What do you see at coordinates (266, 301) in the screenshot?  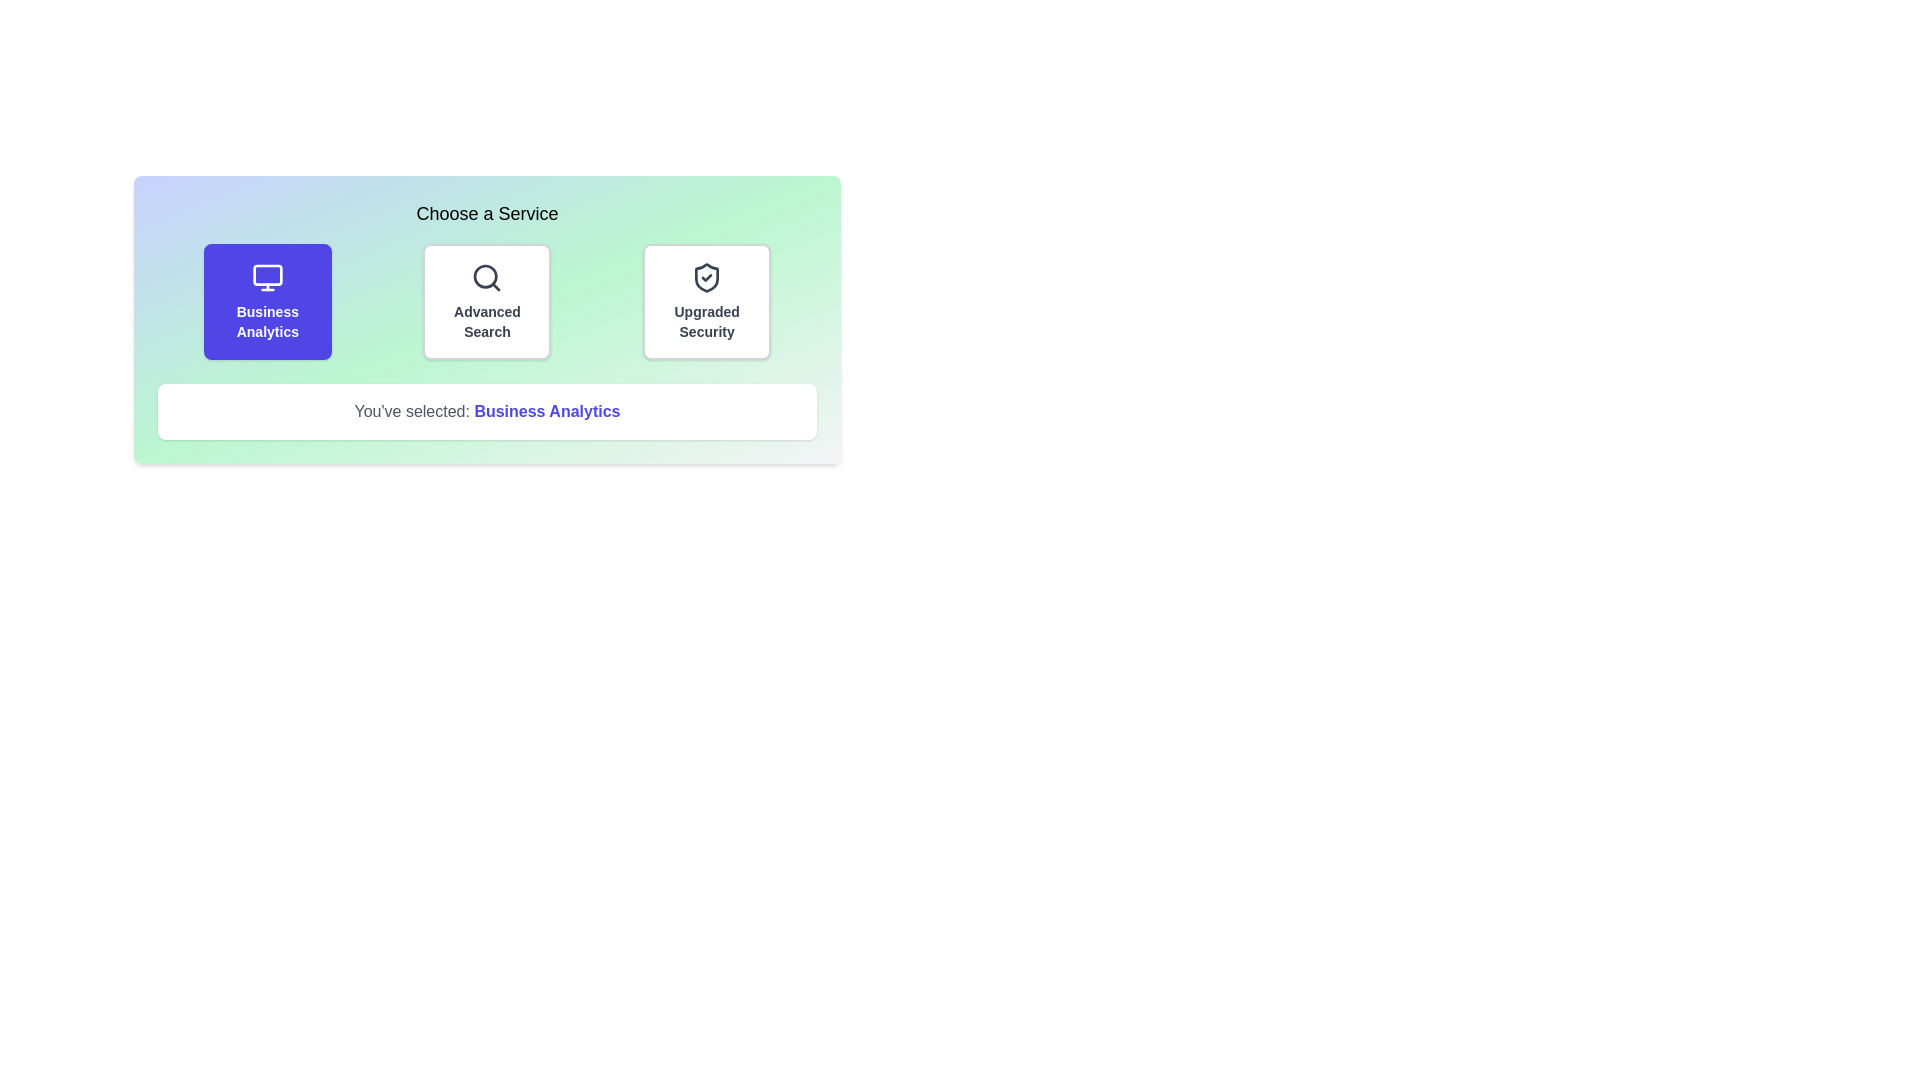 I see `the service option Business Analytics` at bounding box center [266, 301].